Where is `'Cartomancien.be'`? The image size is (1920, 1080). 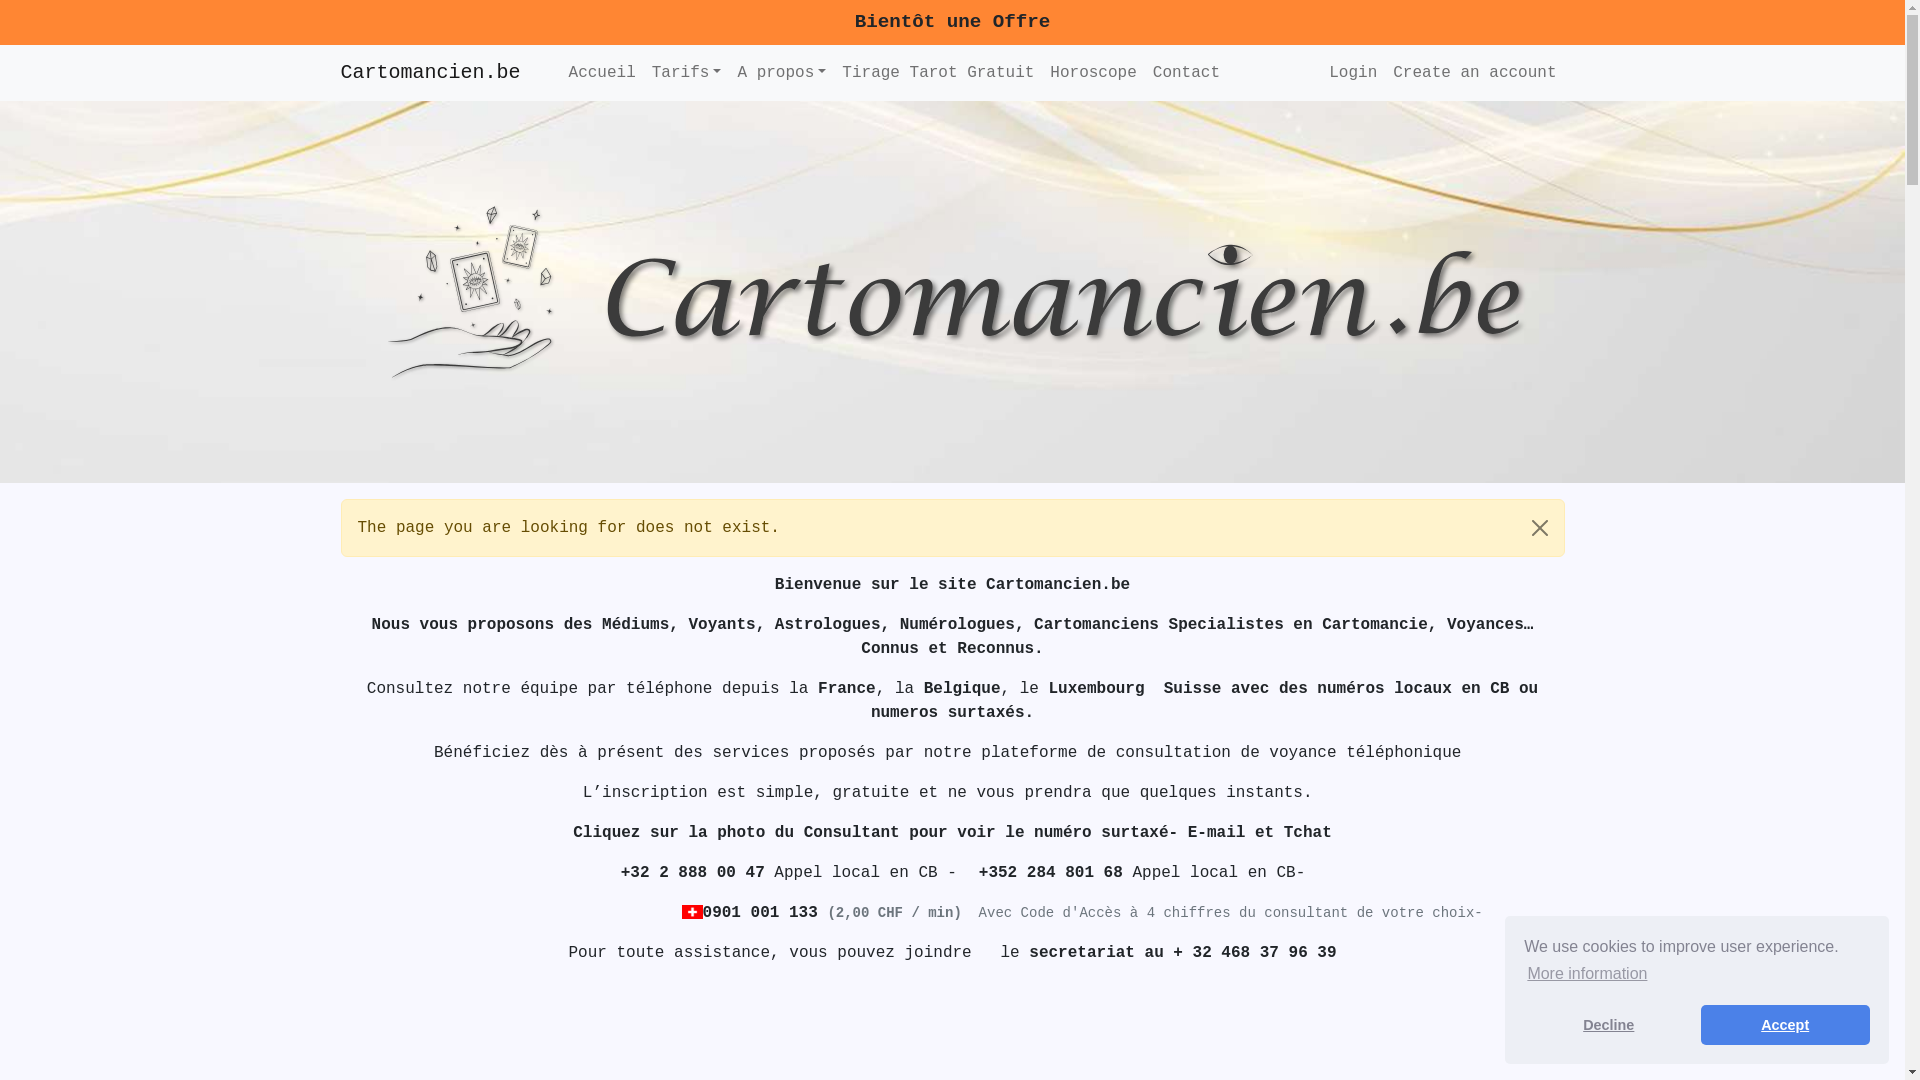 'Cartomancien.be' is located at coordinates (429, 72).